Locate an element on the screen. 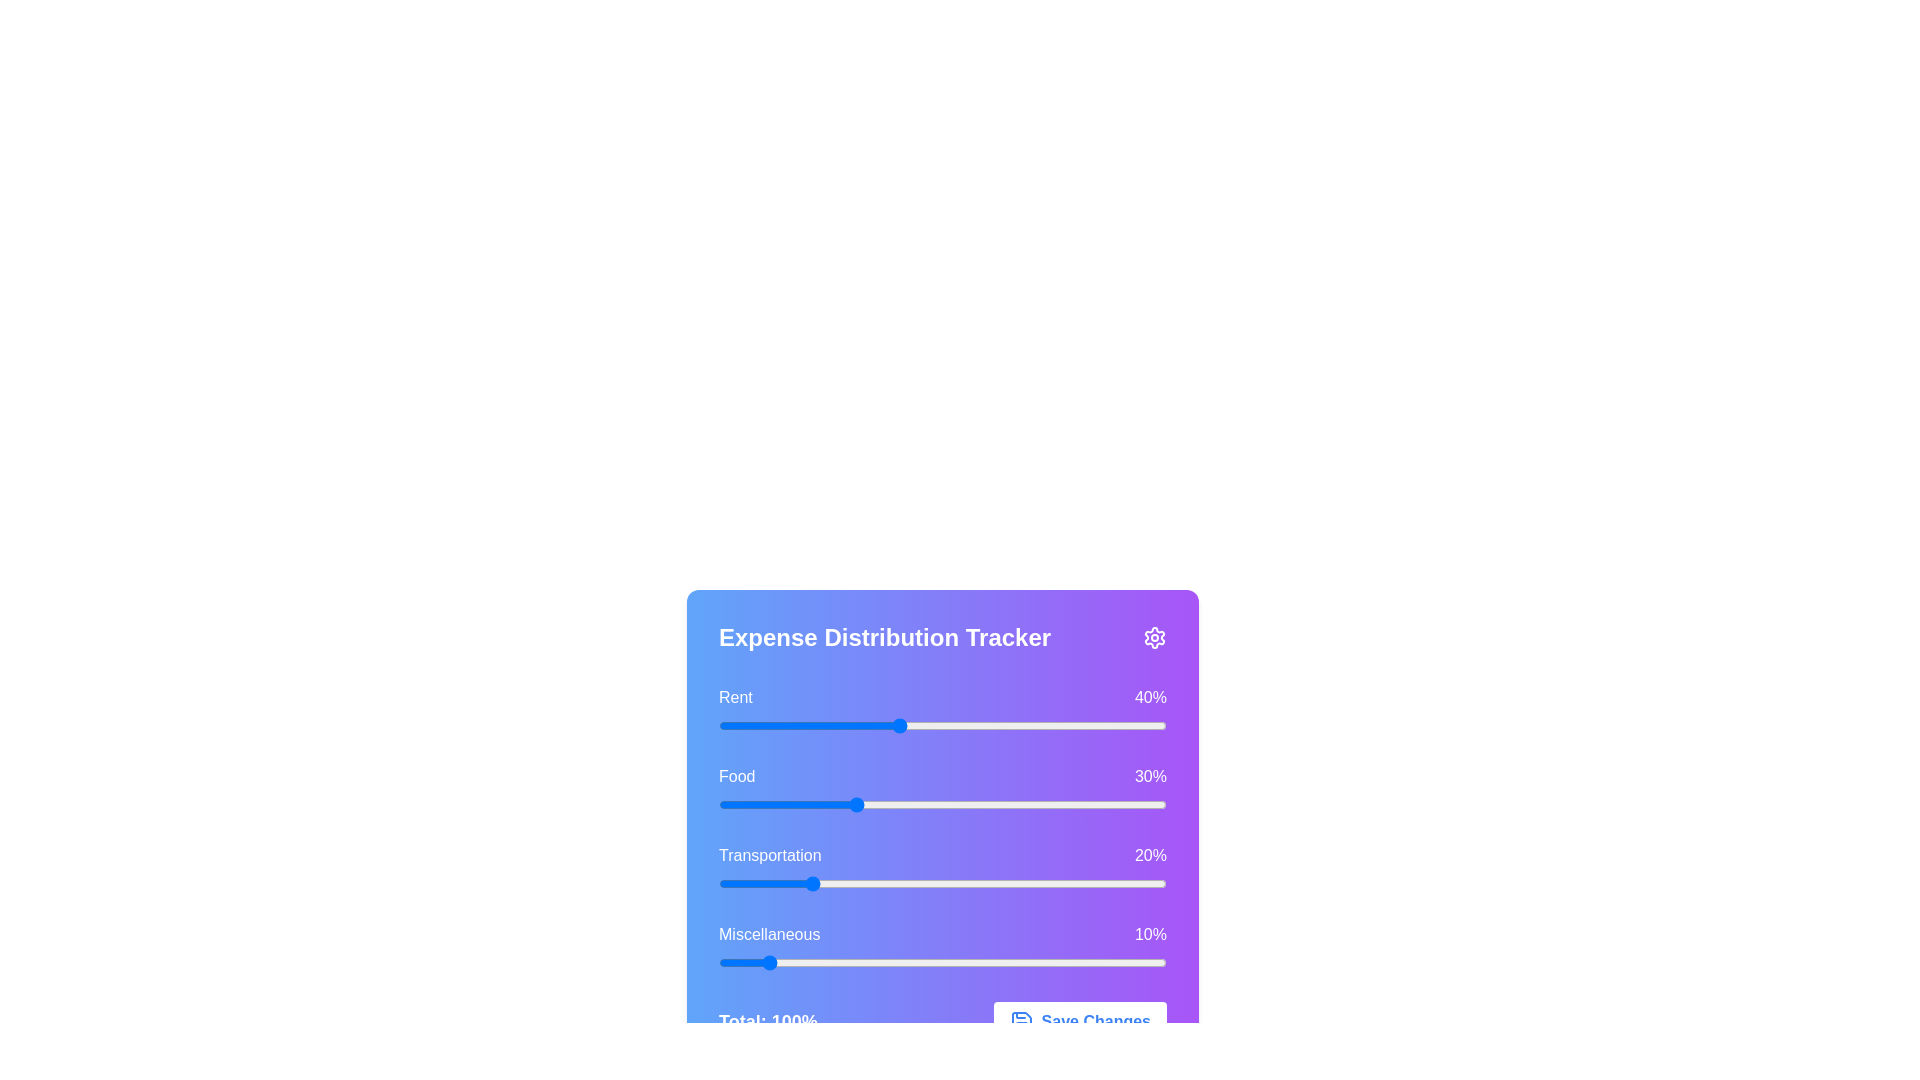 Image resolution: width=1920 pixels, height=1080 pixels. the 'Transportation' slider is located at coordinates (1075, 882).